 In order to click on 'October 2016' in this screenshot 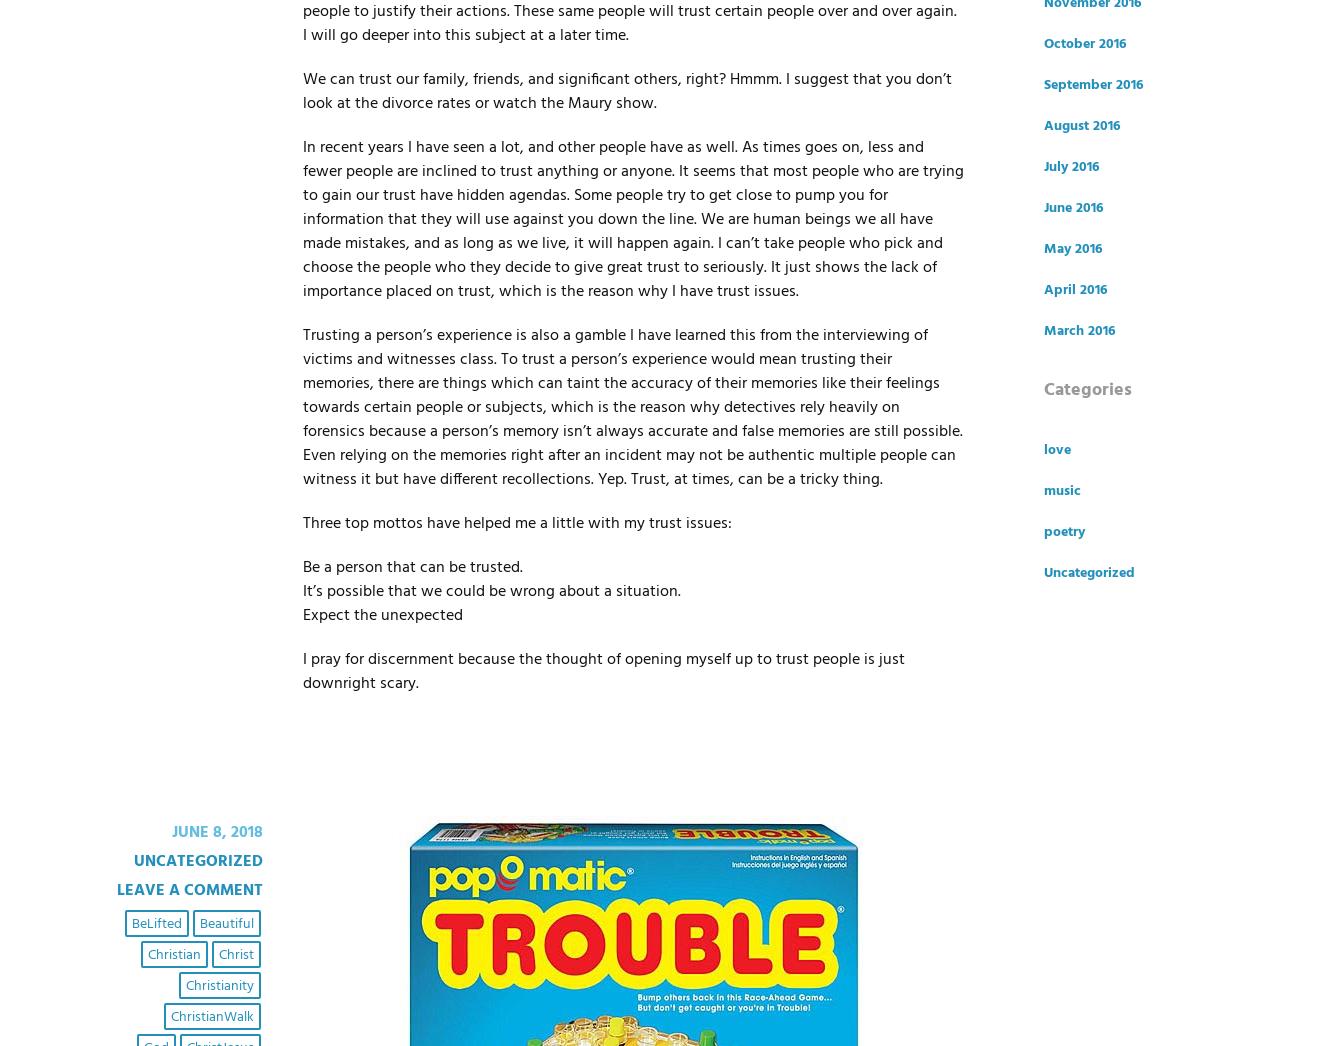, I will do `click(1085, 43)`.